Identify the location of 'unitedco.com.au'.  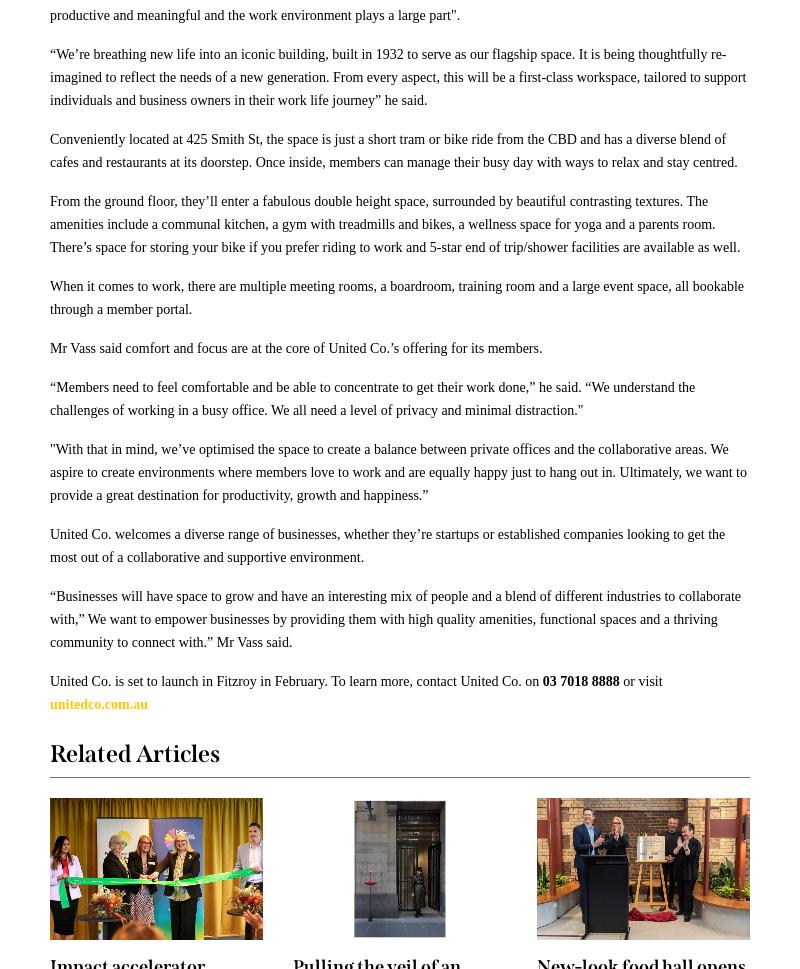
(49, 703).